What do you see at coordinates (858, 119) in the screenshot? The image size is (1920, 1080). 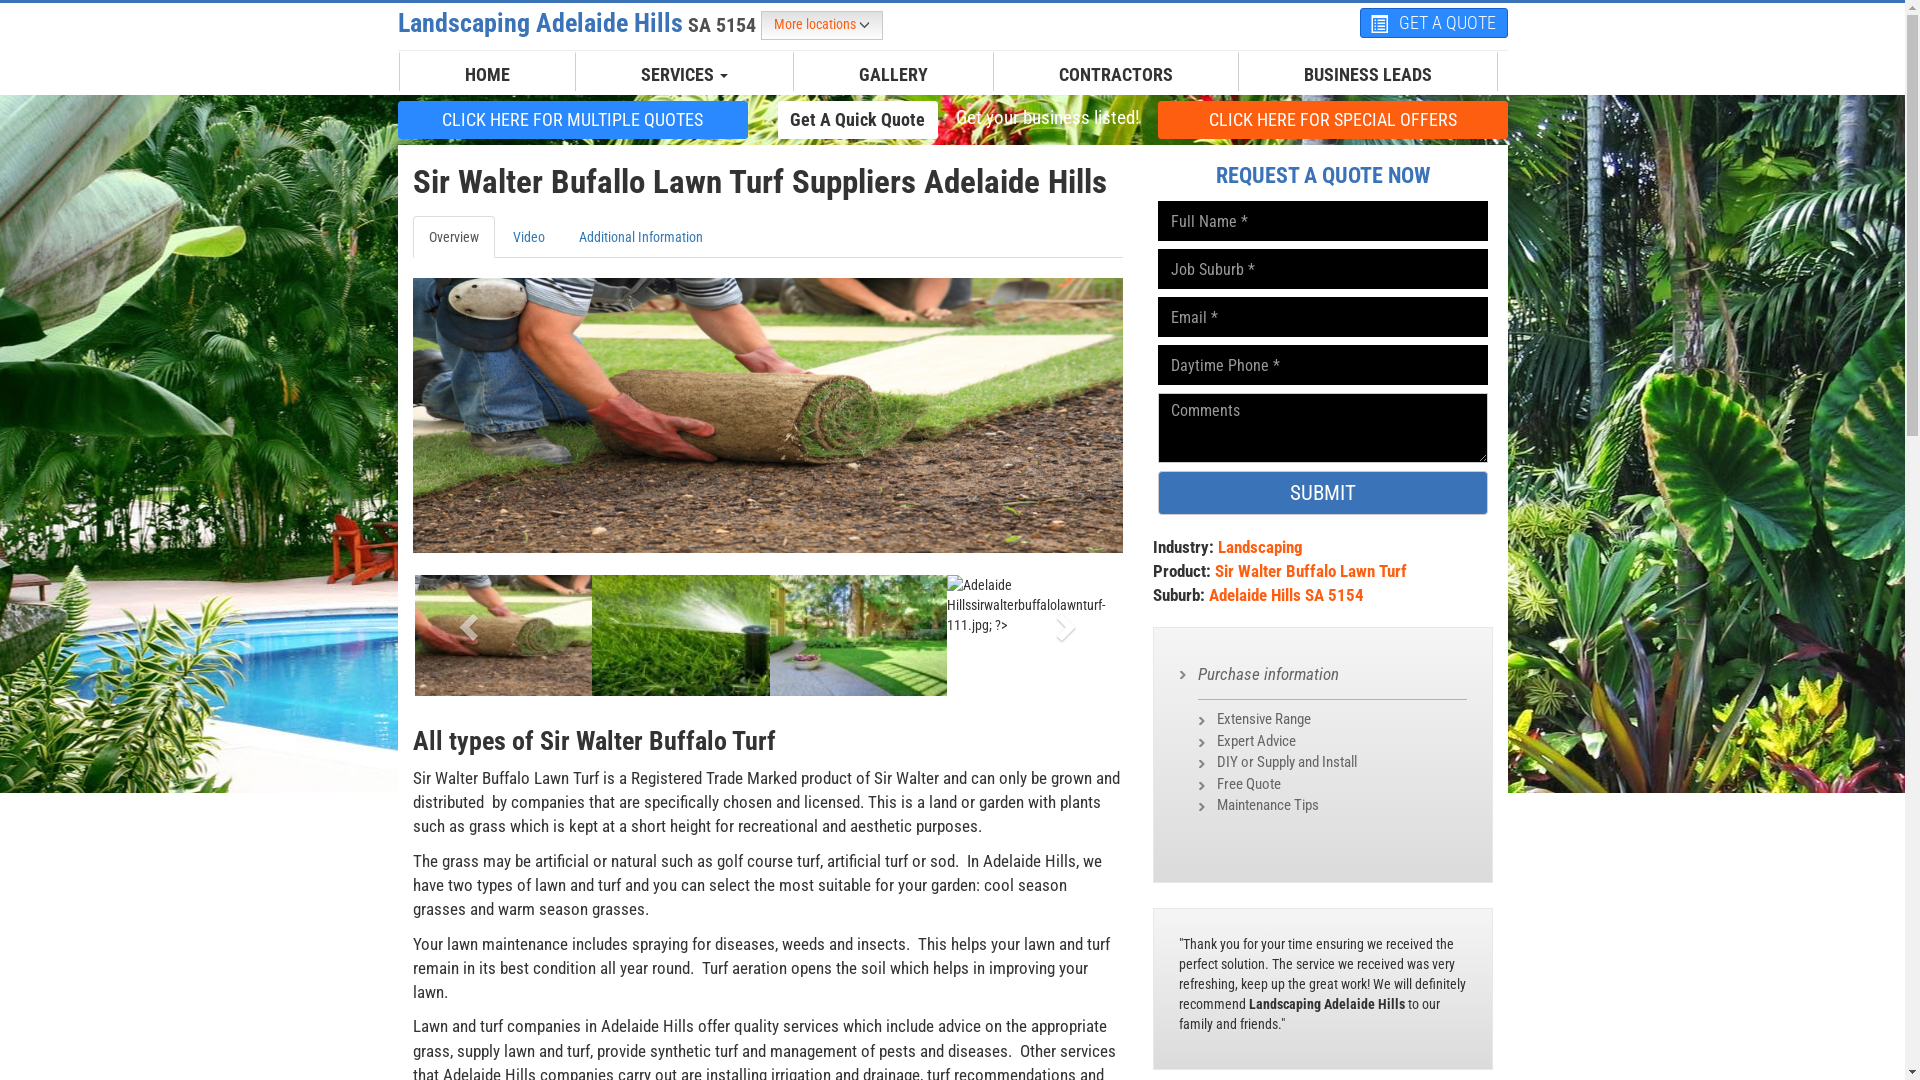 I see `'Get A Quick Quote'` at bounding box center [858, 119].